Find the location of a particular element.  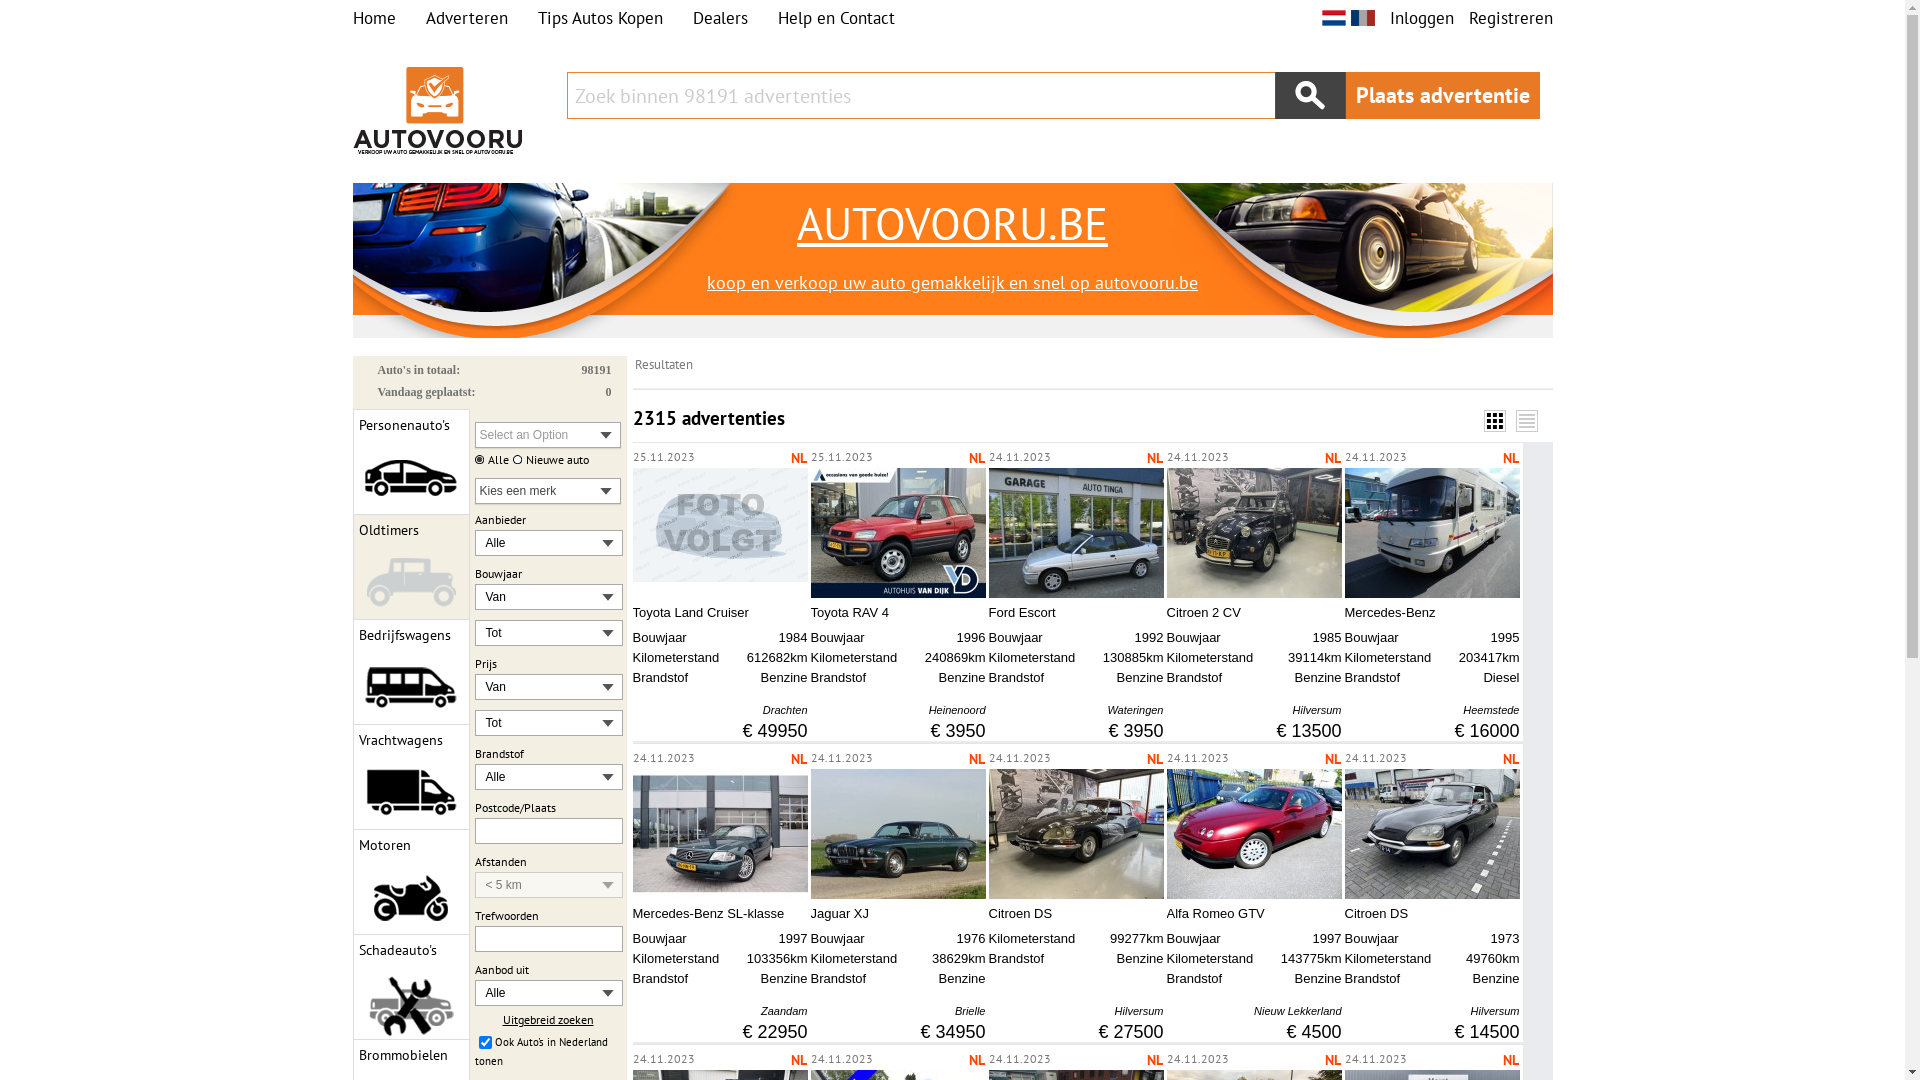

'Frans' is located at coordinates (1361, 18).